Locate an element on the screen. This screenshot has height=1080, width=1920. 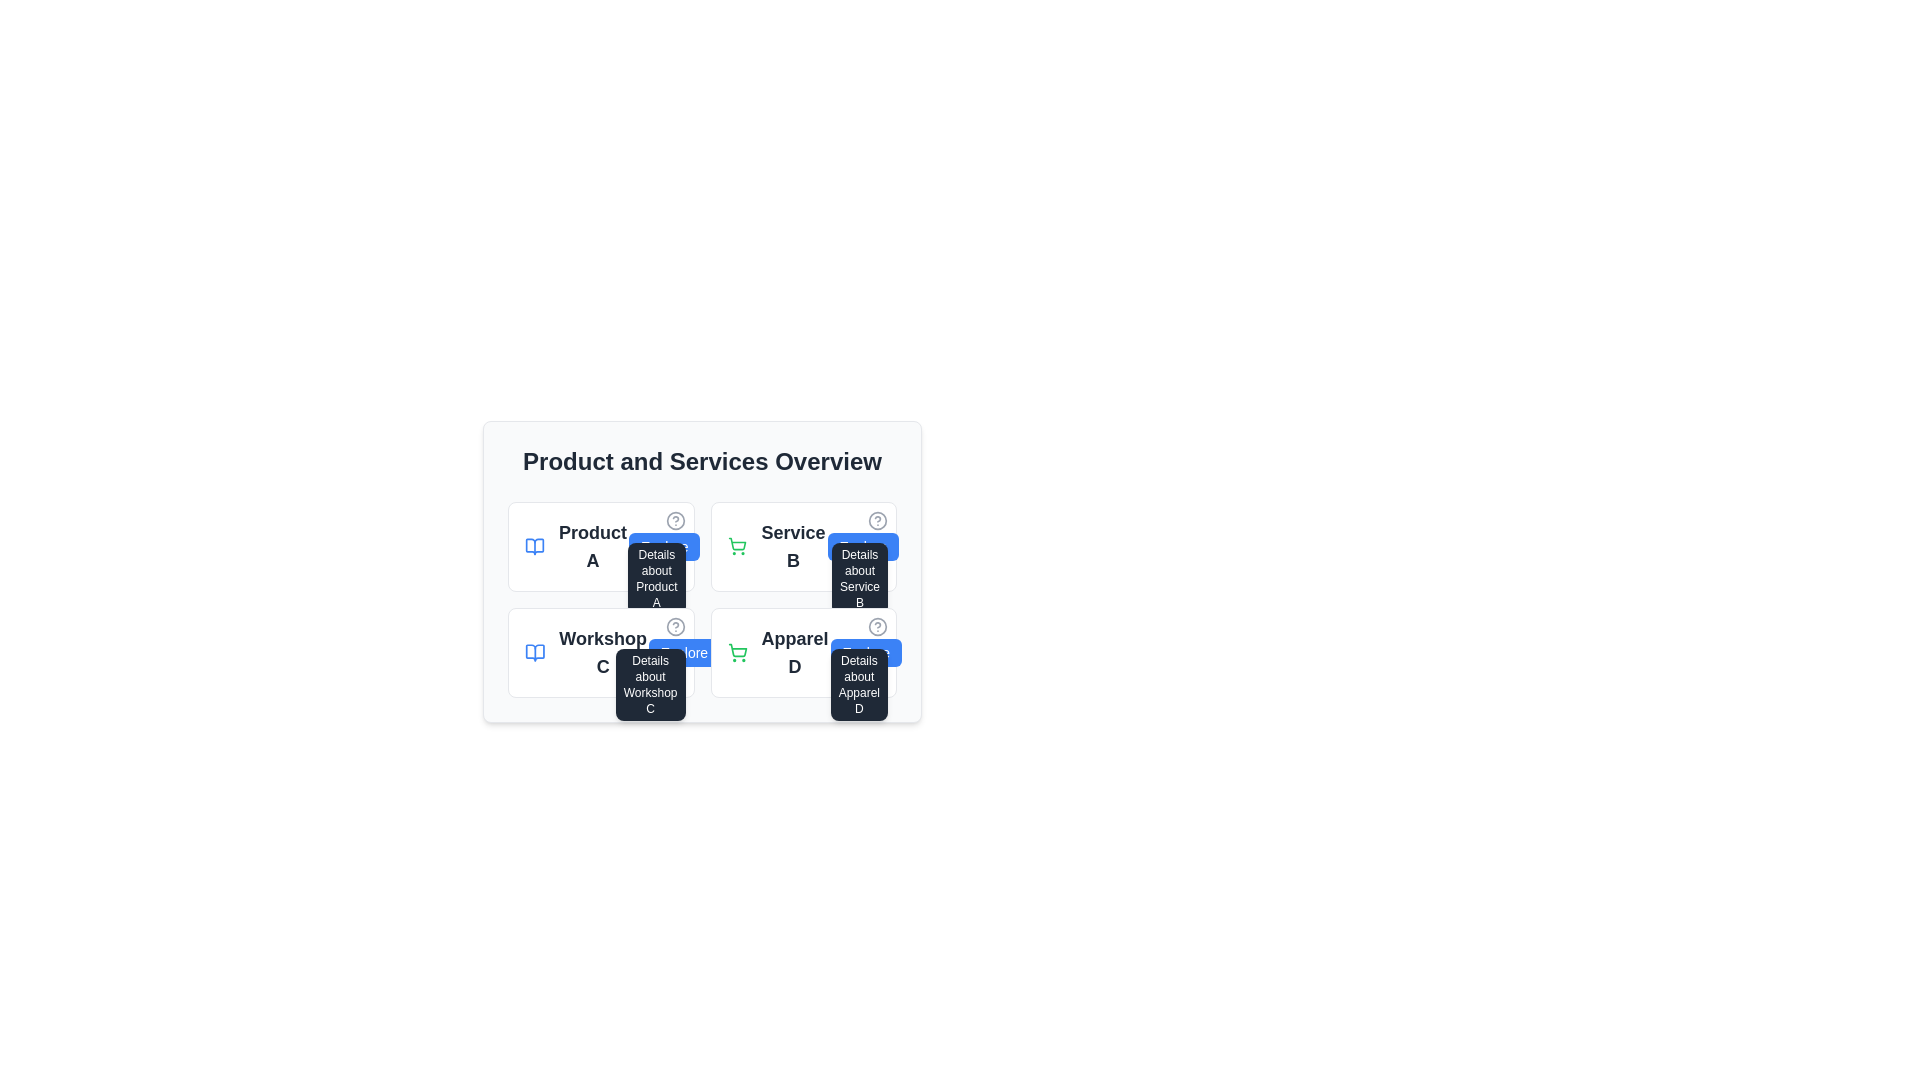
title 'Product A' displayed in the top-left quadrant of the grid-like structure, which serves as an informational display for the product is located at coordinates (575, 547).